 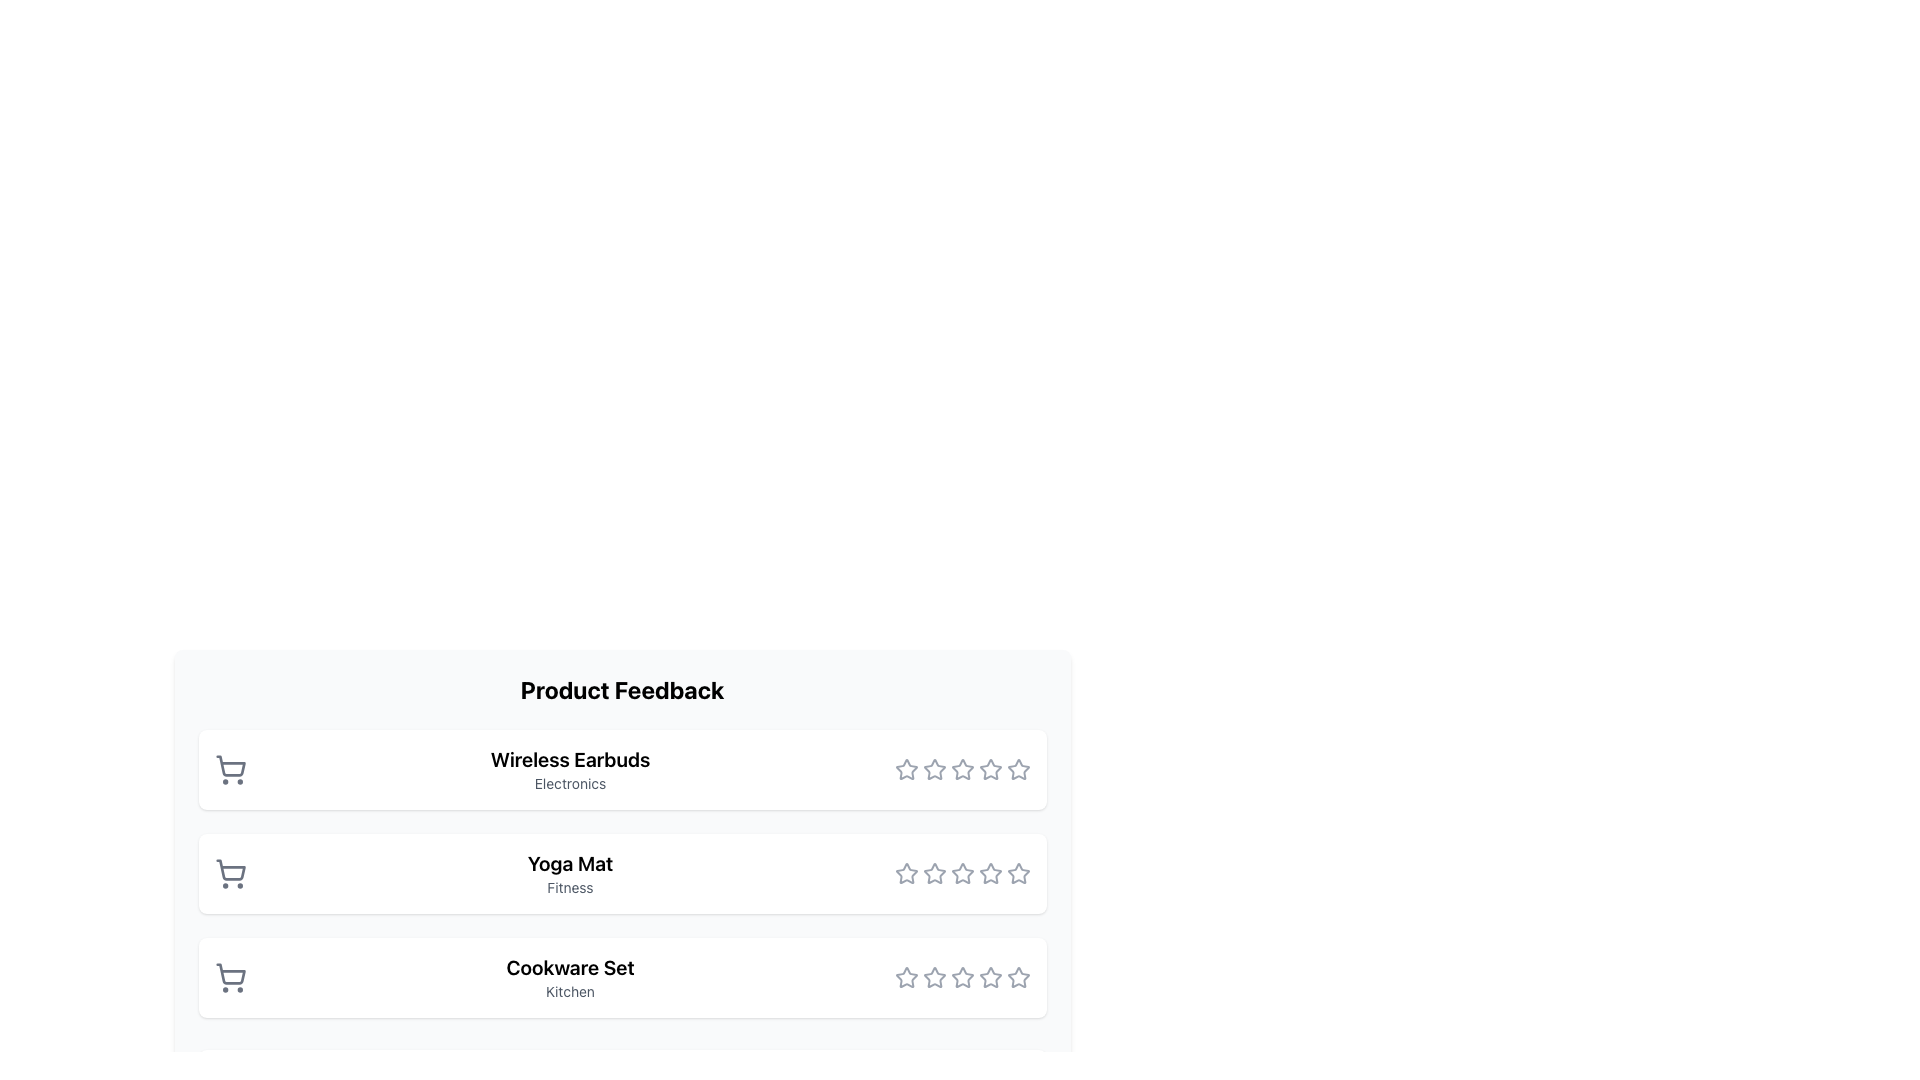 What do you see at coordinates (933, 769) in the screenshot?
I see `the third star icon in the rating section next to 'Wireless Earbuds'` at bounding box center [933, 769].